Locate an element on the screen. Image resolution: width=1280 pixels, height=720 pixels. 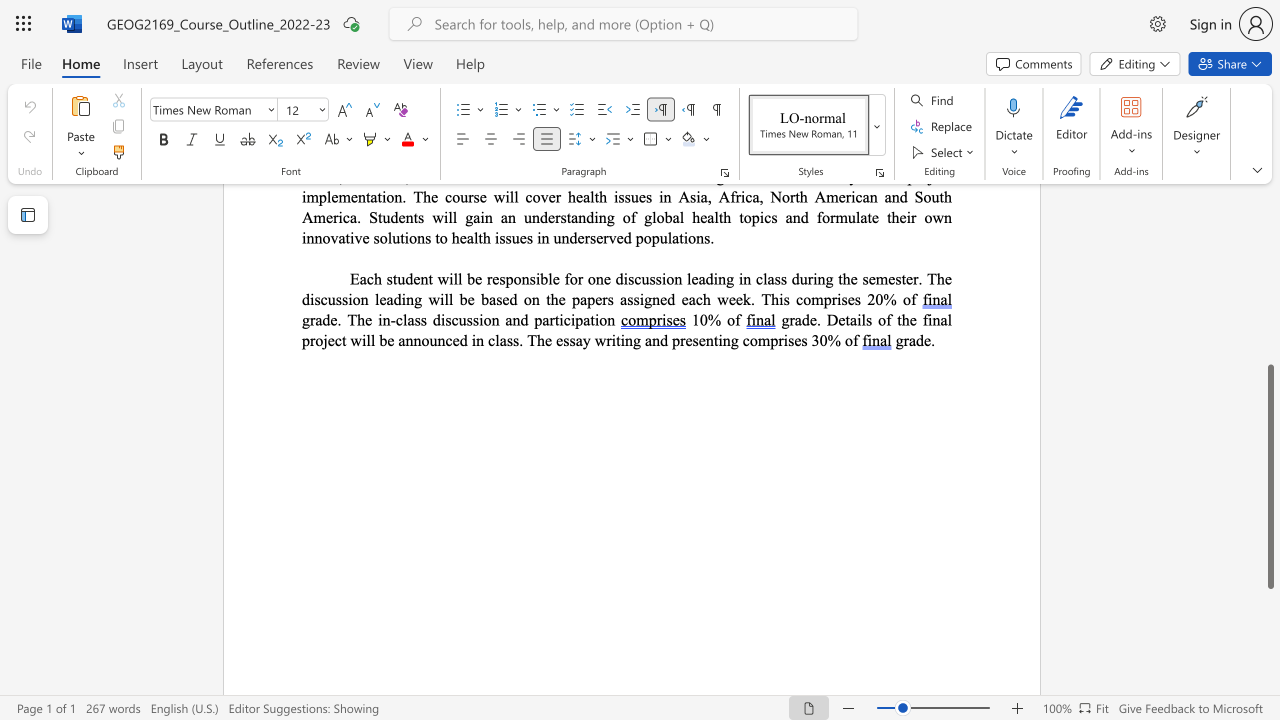
the vertical scrollbar to raise the page content is located at coordinates (1269, 290).